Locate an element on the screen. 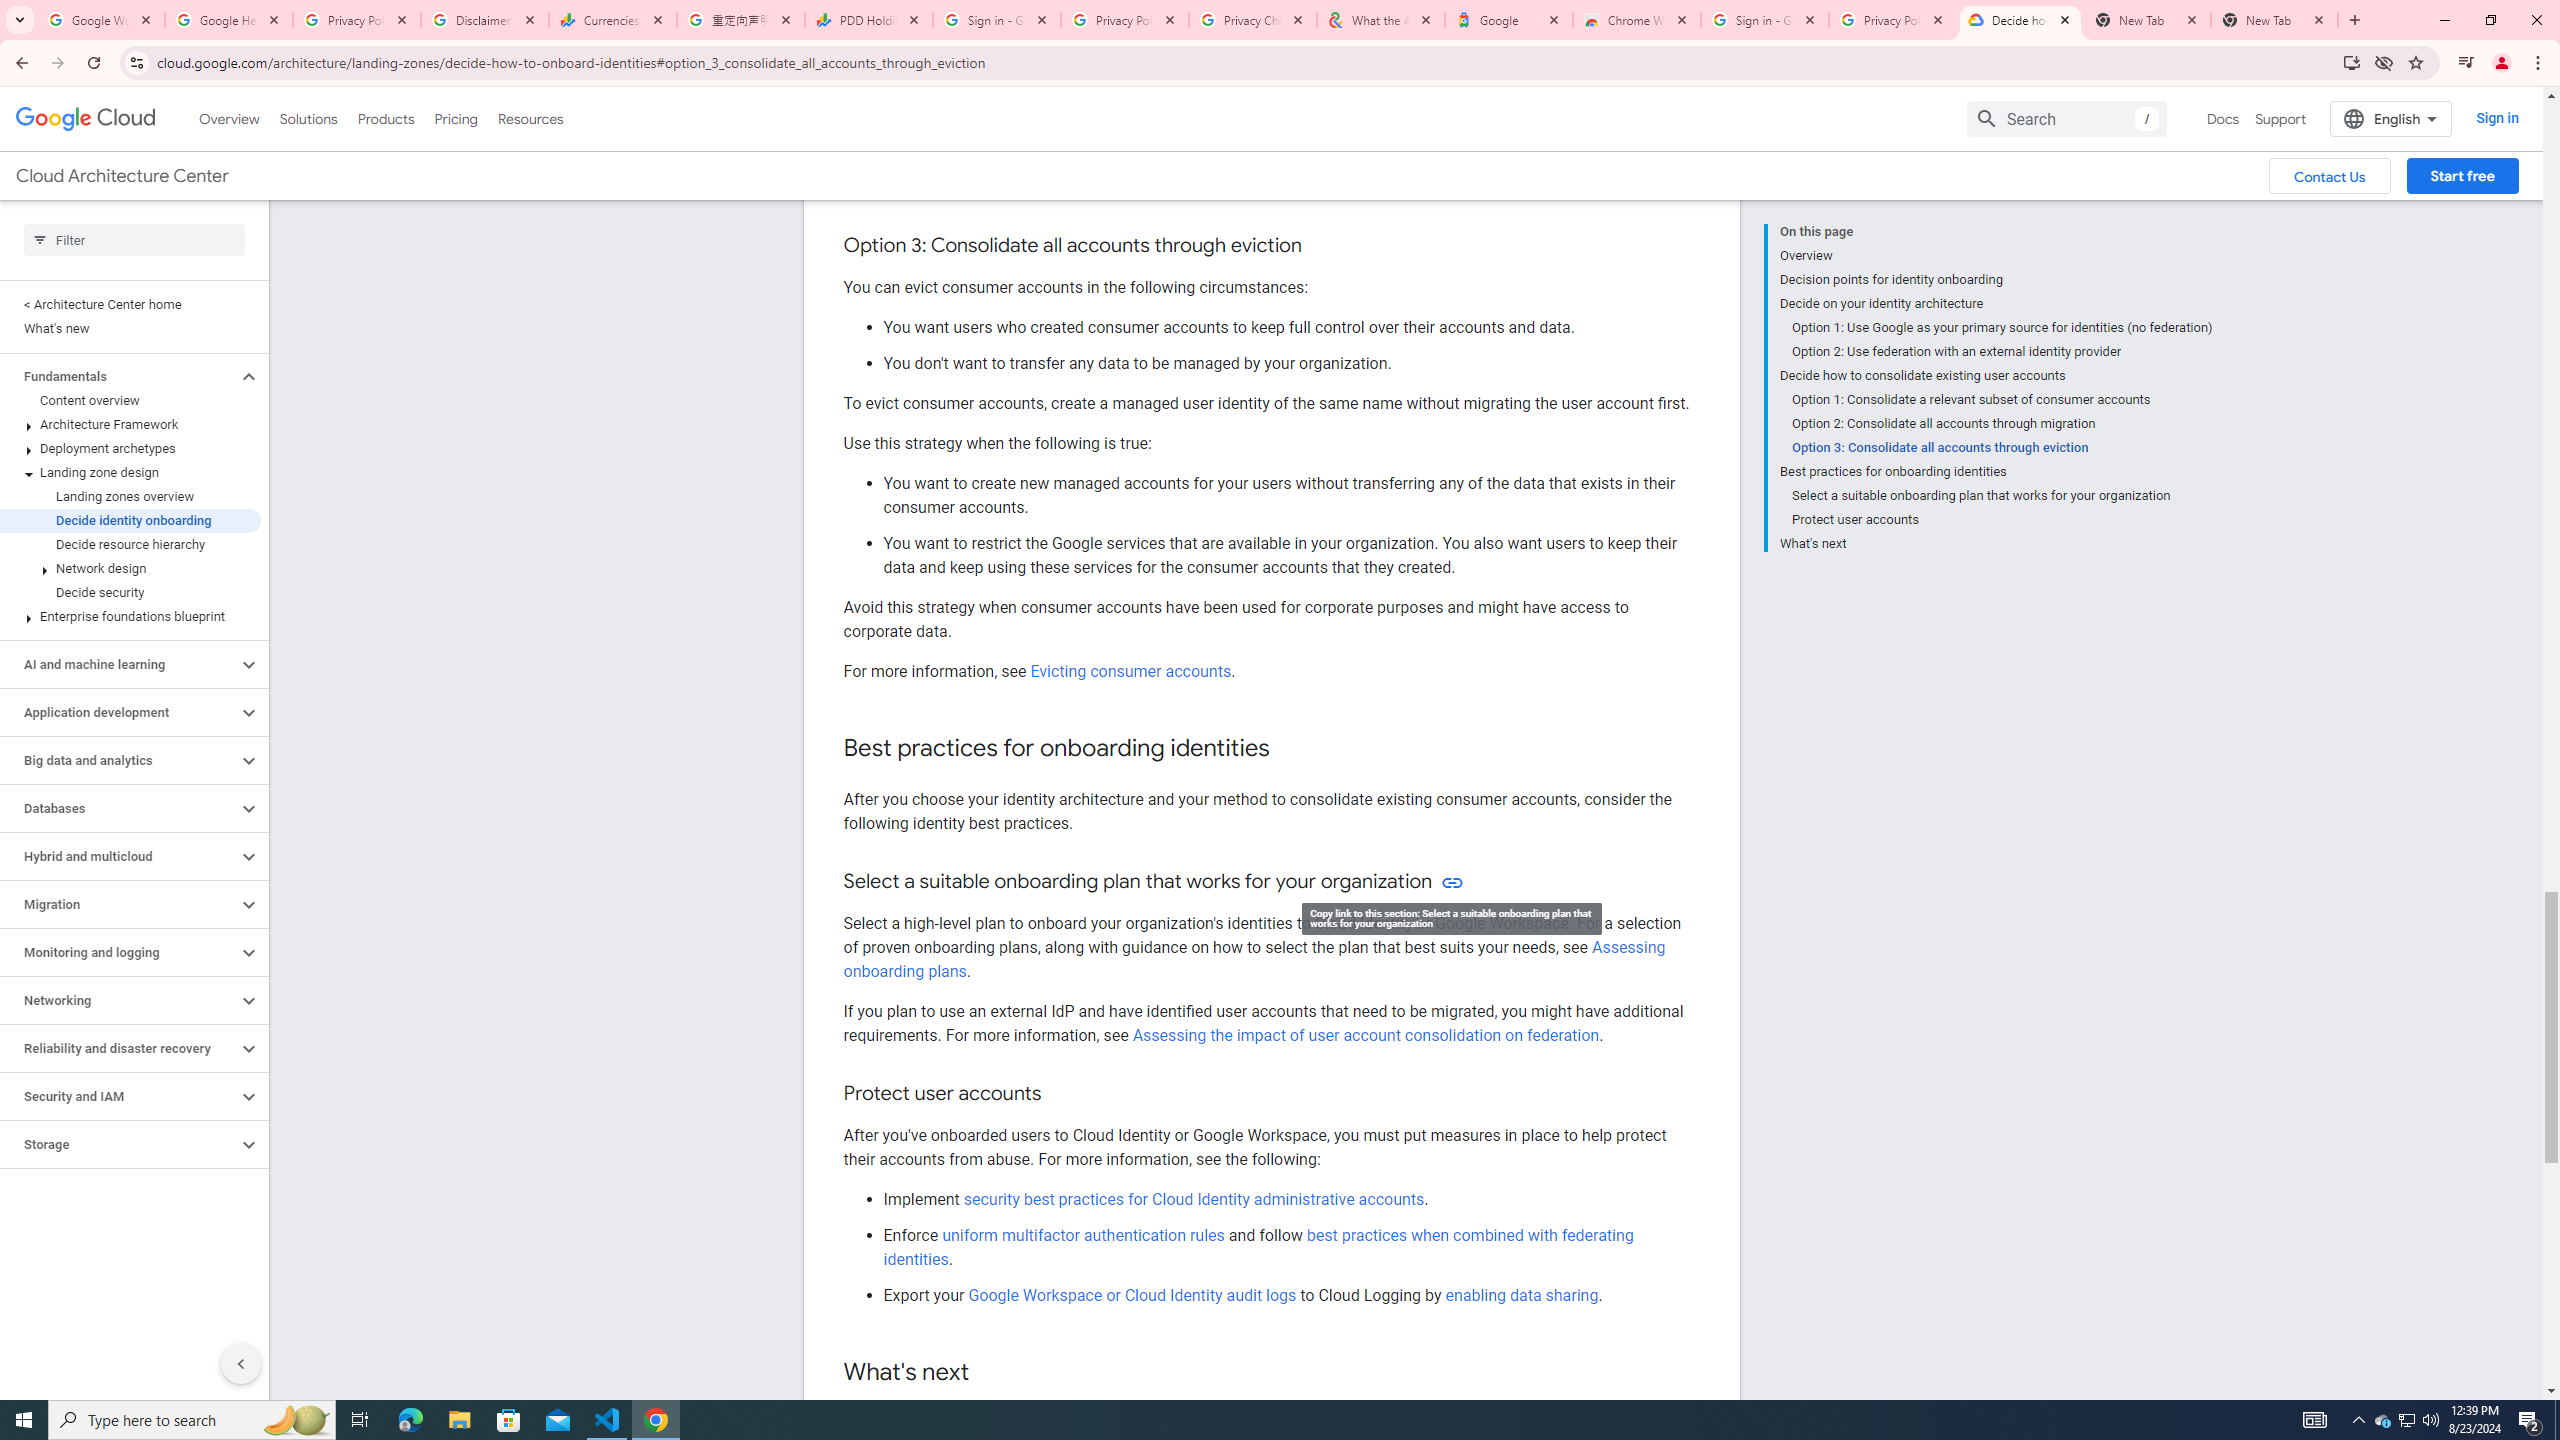 The width and height of the screenshot is (2560, 1440). 'Hybrid and multicloud' is located at coordinates (118, 855).